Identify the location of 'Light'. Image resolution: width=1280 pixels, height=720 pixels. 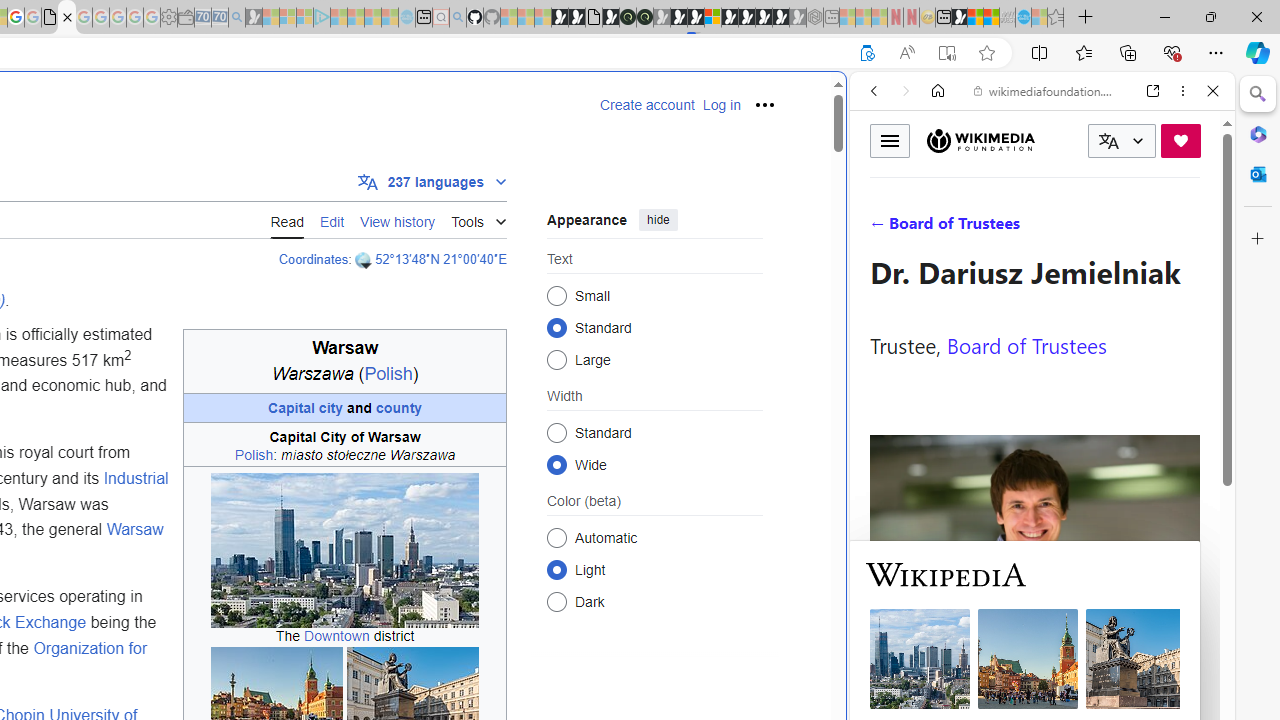
(556, 569).